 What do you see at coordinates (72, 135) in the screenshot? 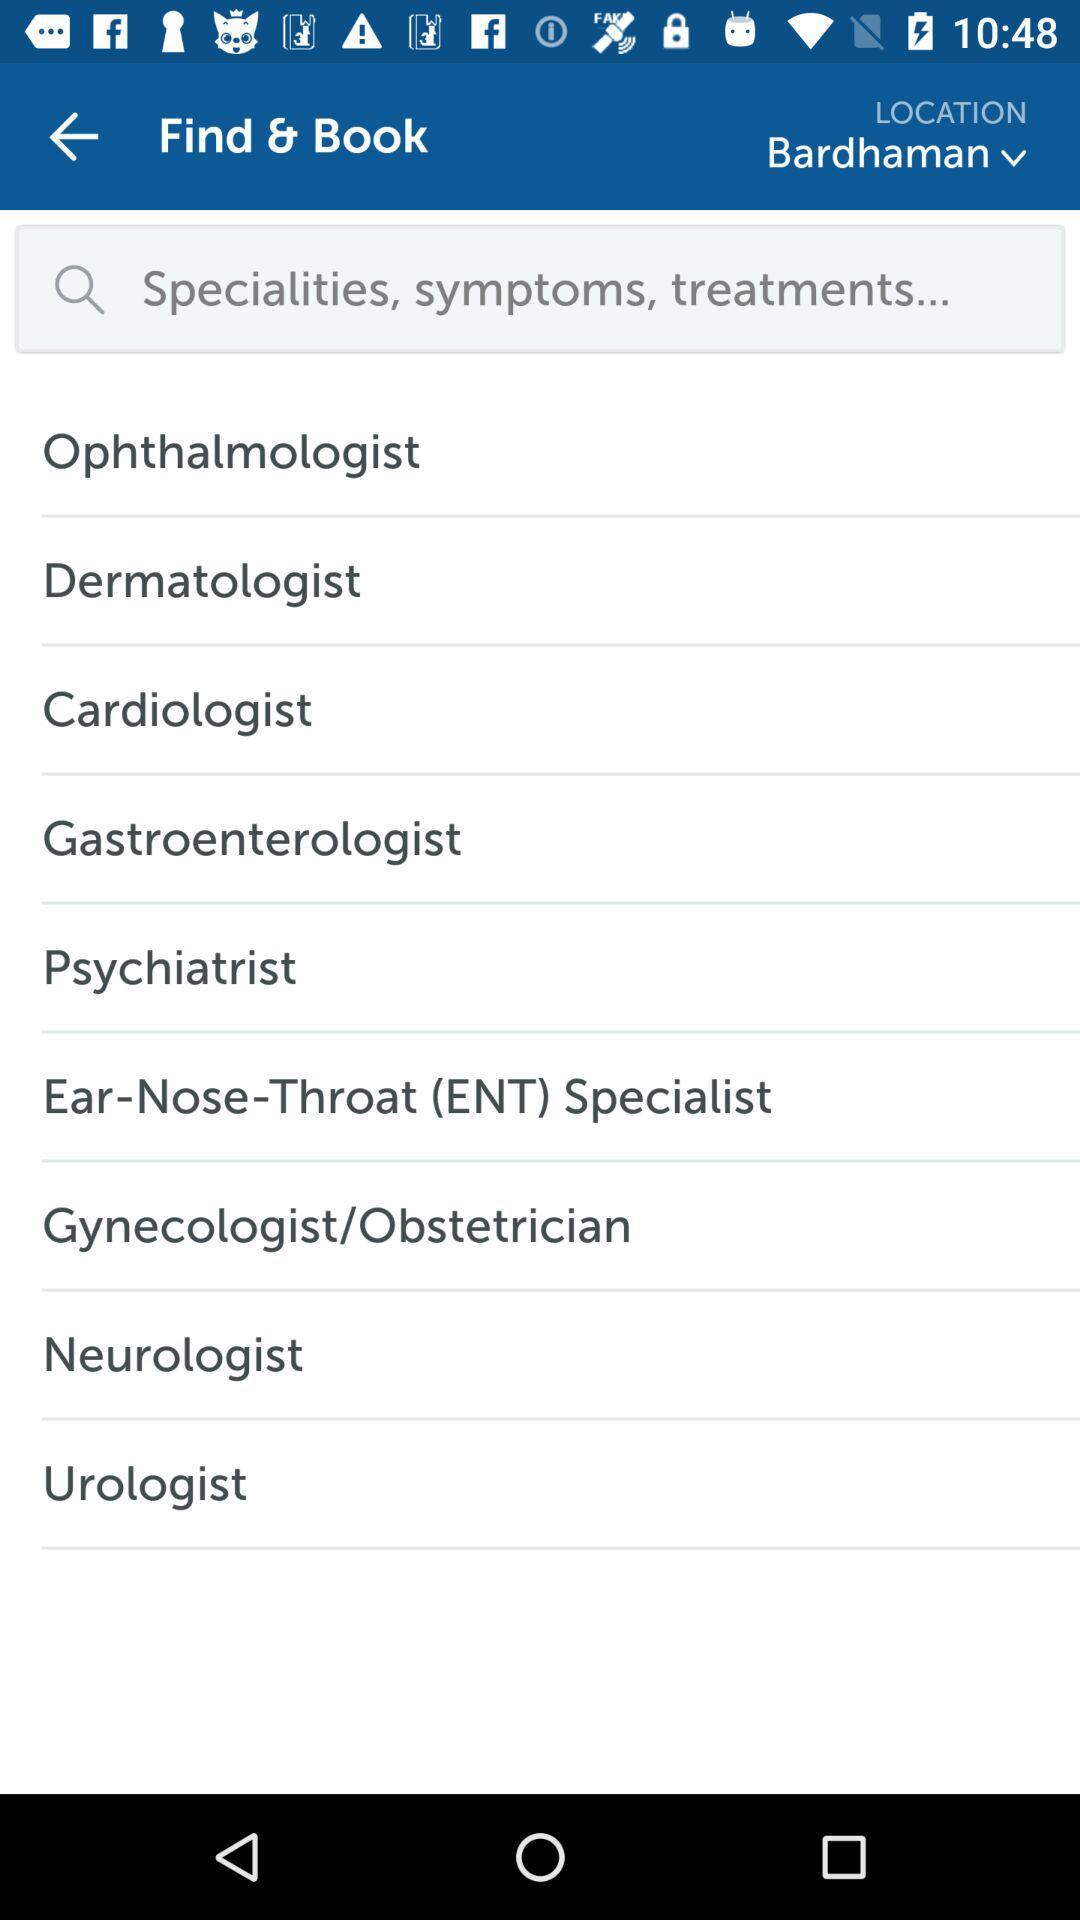
I see `go back` at bounding box center [72, 135].